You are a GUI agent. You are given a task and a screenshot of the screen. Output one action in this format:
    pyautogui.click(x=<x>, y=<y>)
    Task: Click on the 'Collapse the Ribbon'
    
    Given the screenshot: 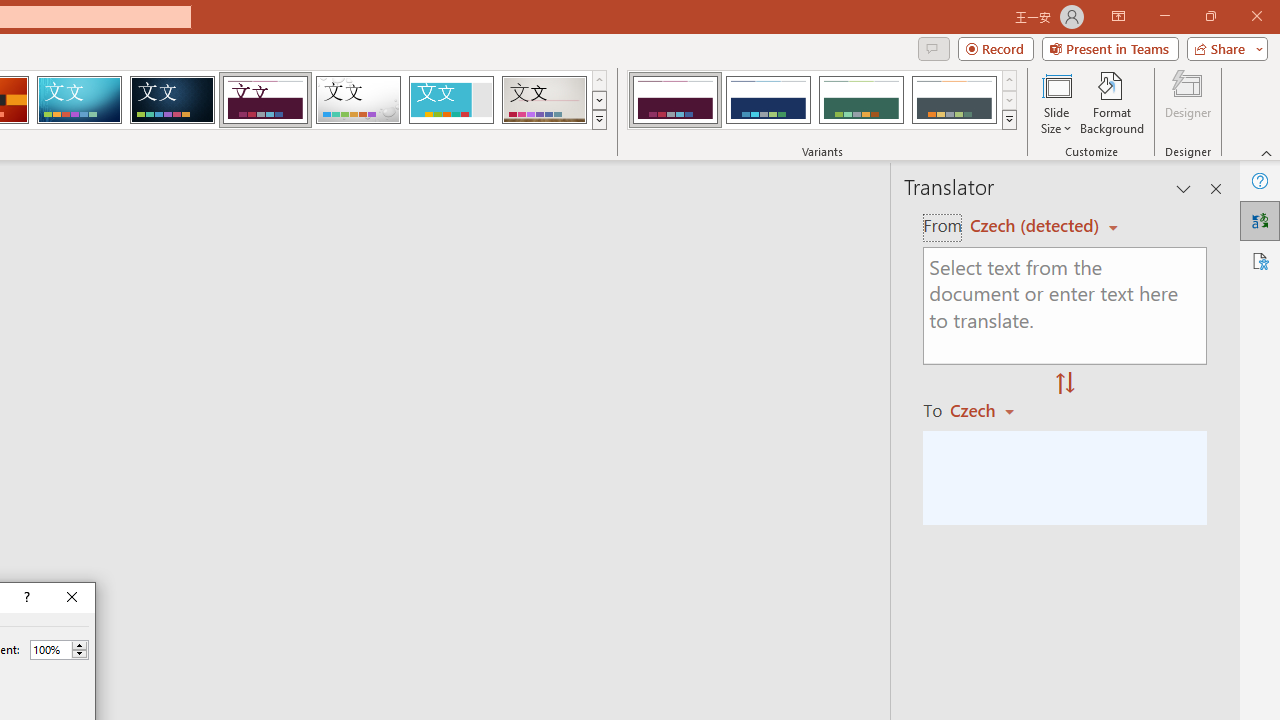 What is the action you would take?
    pyautogui.click(x=1266, y=152)
    